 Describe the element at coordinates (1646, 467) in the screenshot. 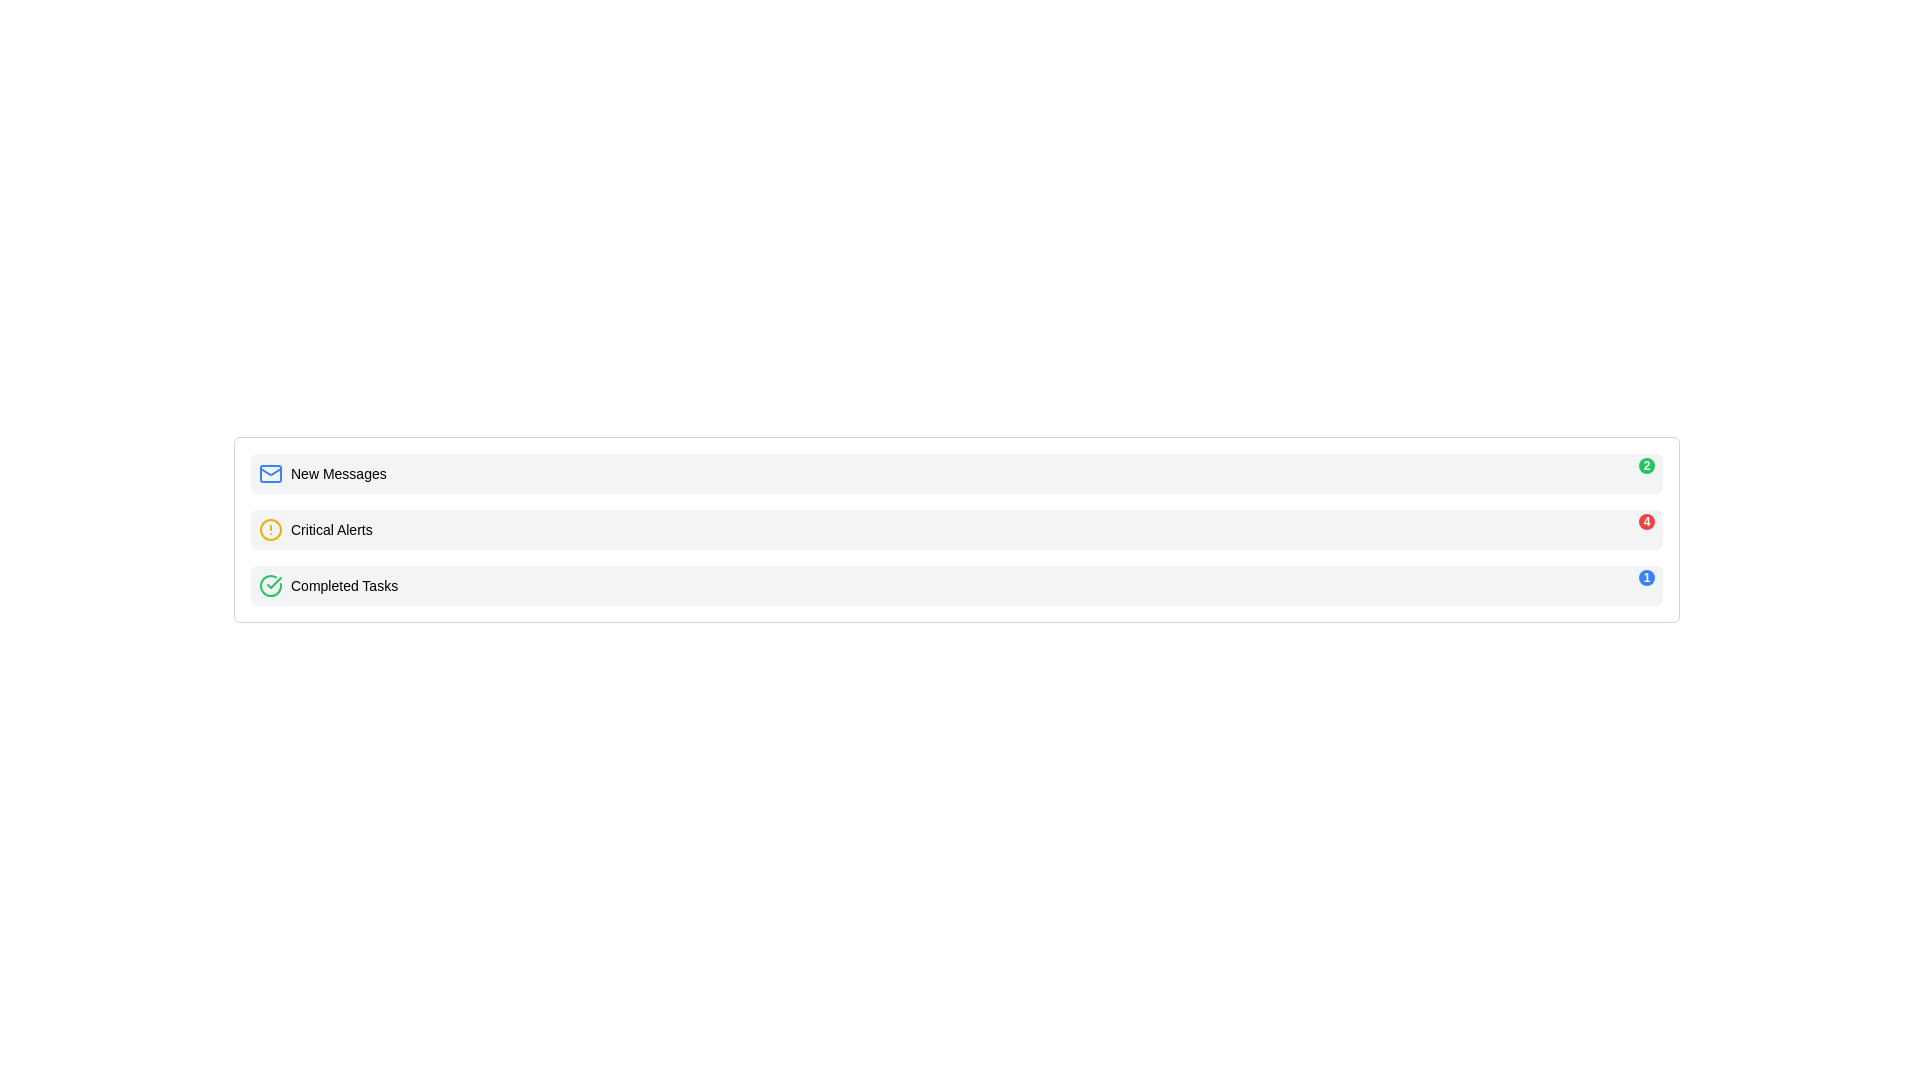

I see `the notification count by clicking on the Notification Badge located at the top-right corner of the 'New Messages' section` at that location.